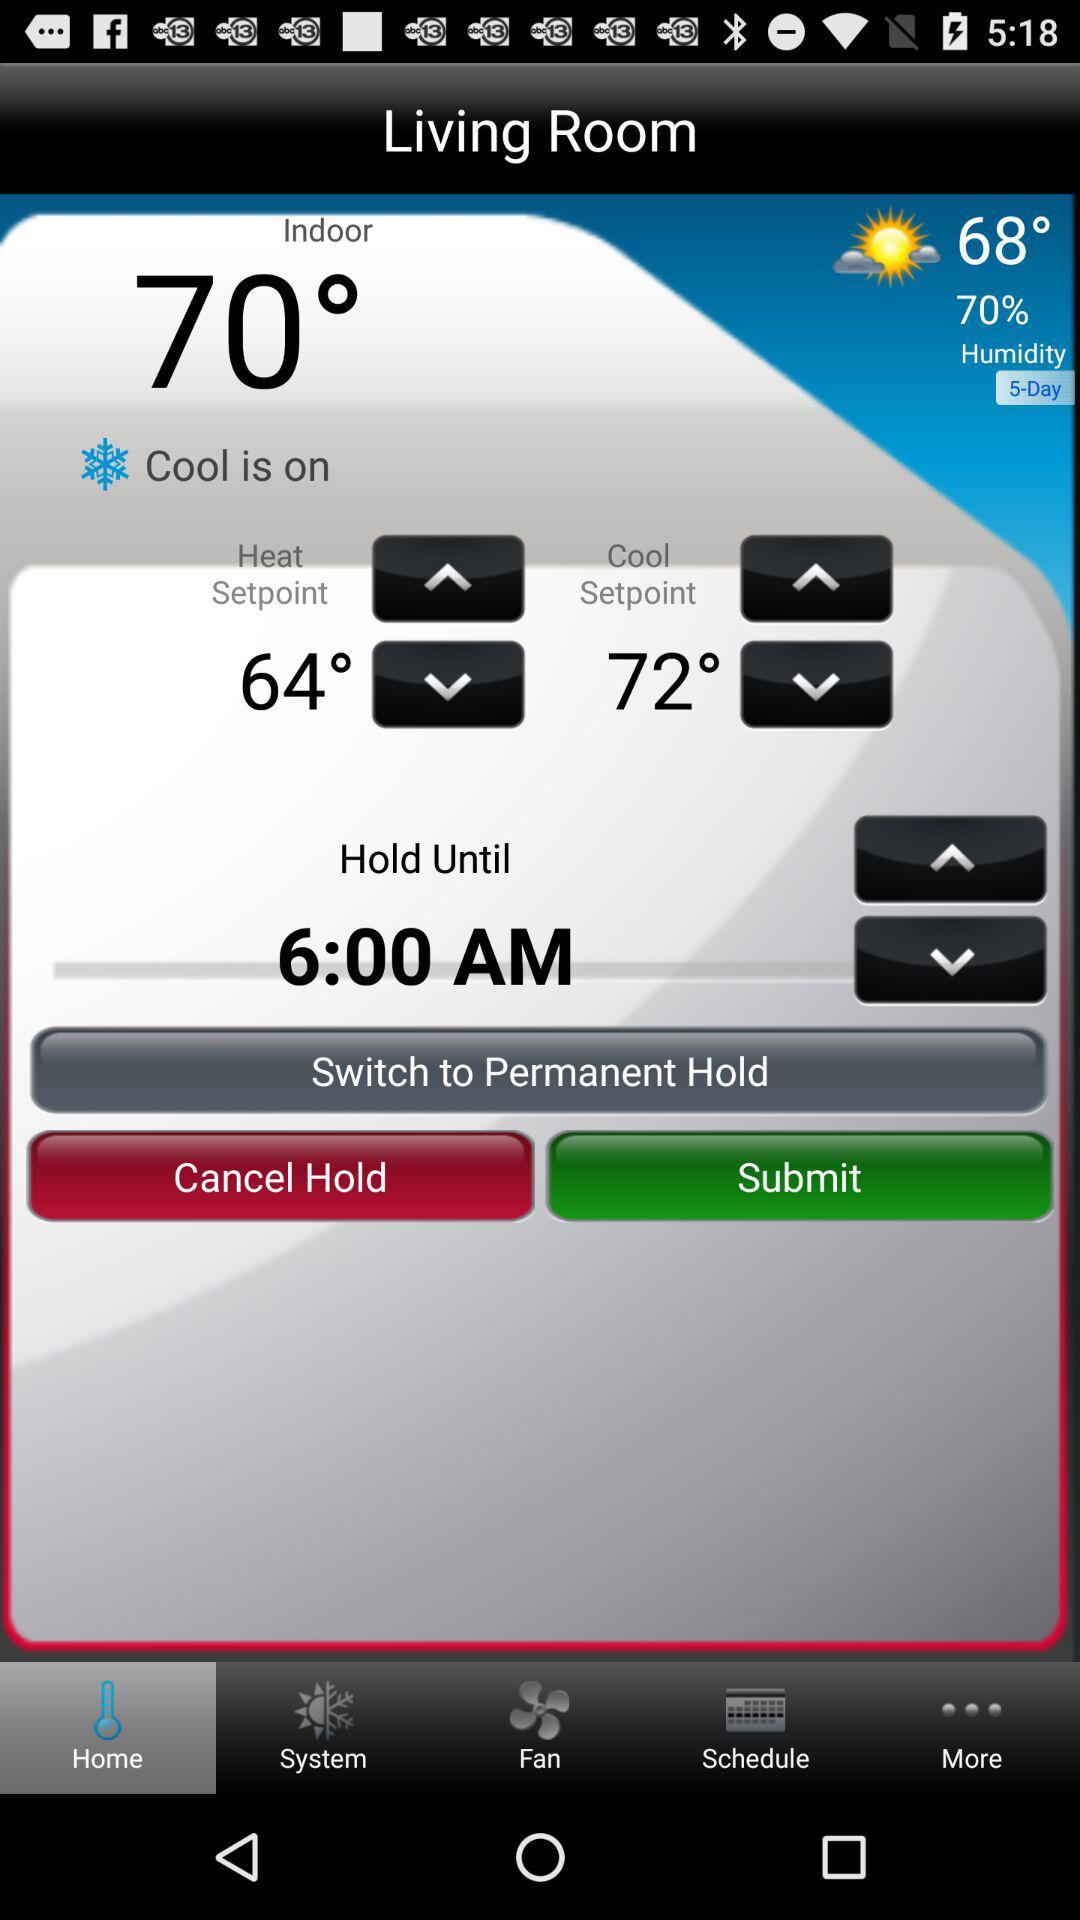  I want to click on the icon below the switch to permanent item, so click(280, 1176).